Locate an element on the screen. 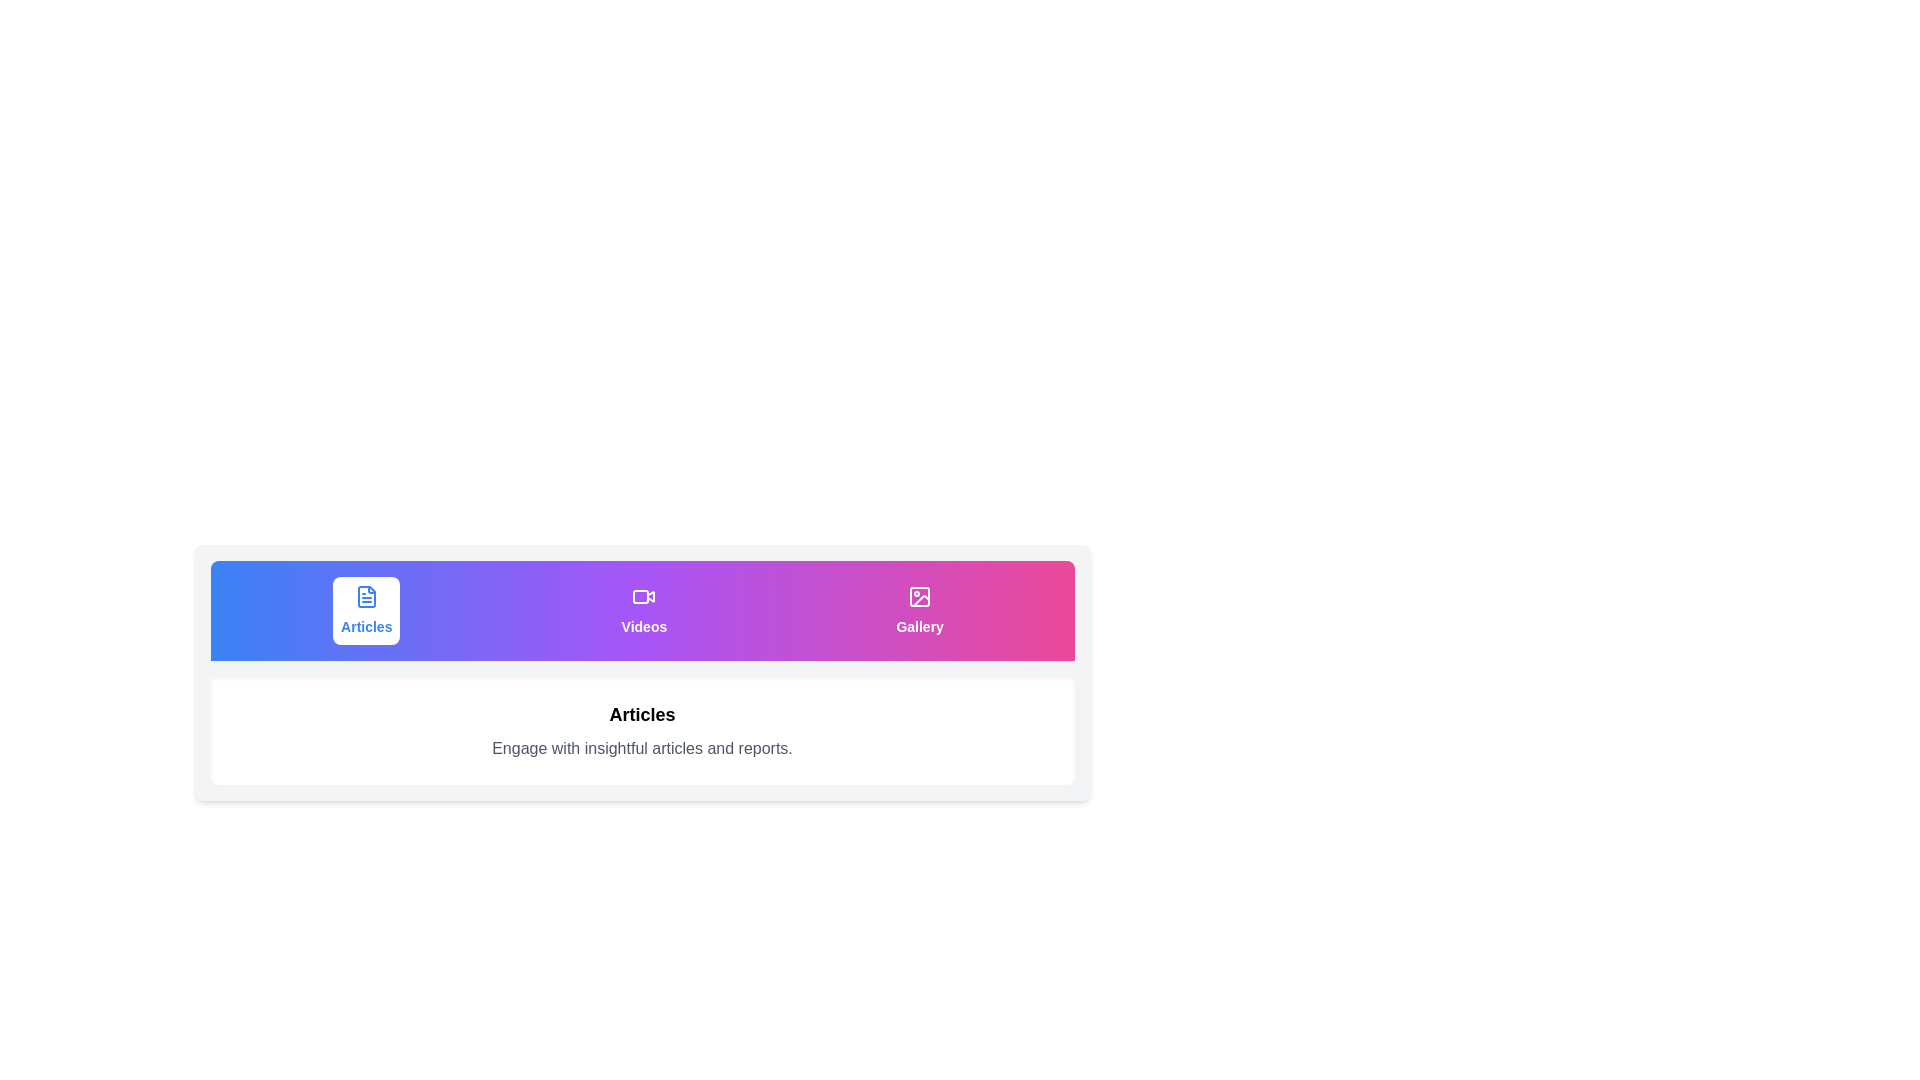  the tab button labeled 'Articles' to observe its animation is located at coordinates (366, 609).